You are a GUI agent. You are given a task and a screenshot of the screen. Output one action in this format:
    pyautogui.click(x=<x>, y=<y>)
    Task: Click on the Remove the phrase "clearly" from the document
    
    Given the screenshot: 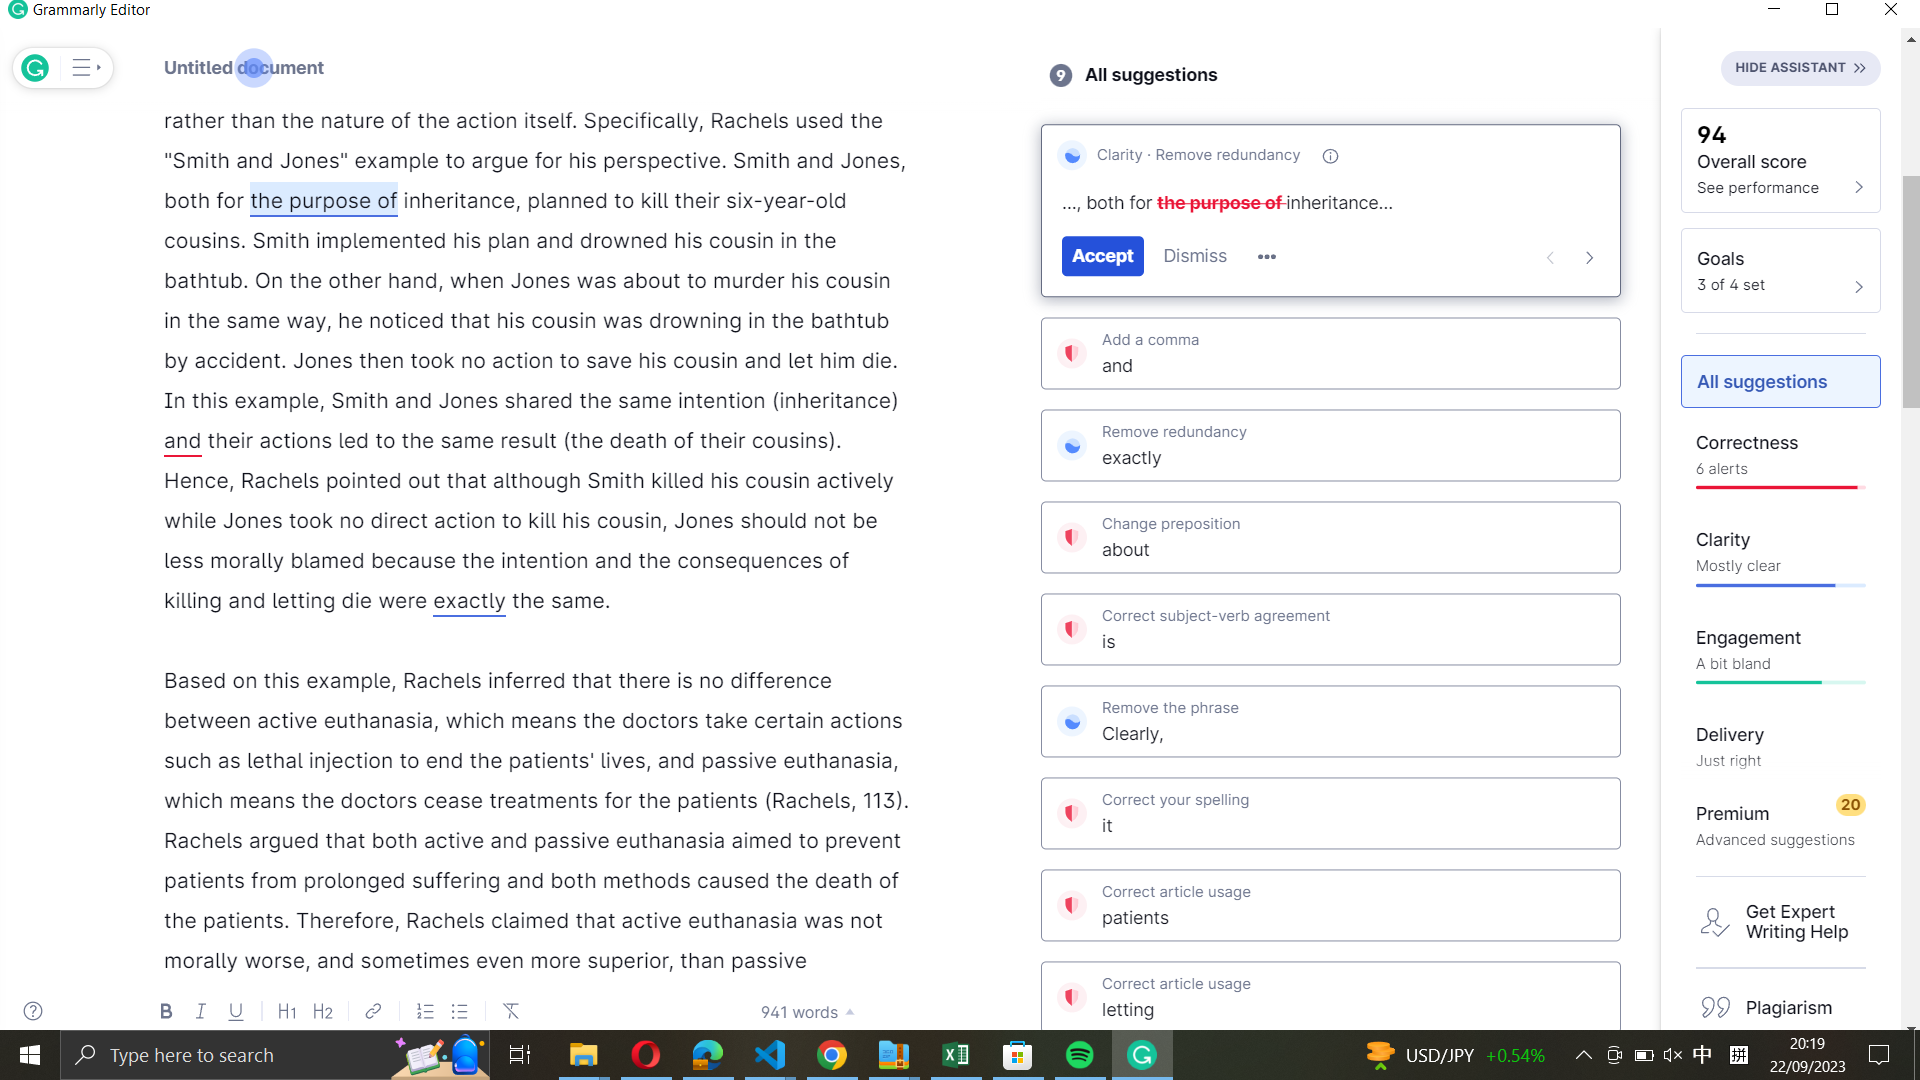 What is the action you would take?
    pyautogui.click(x=1330, y=717)
    